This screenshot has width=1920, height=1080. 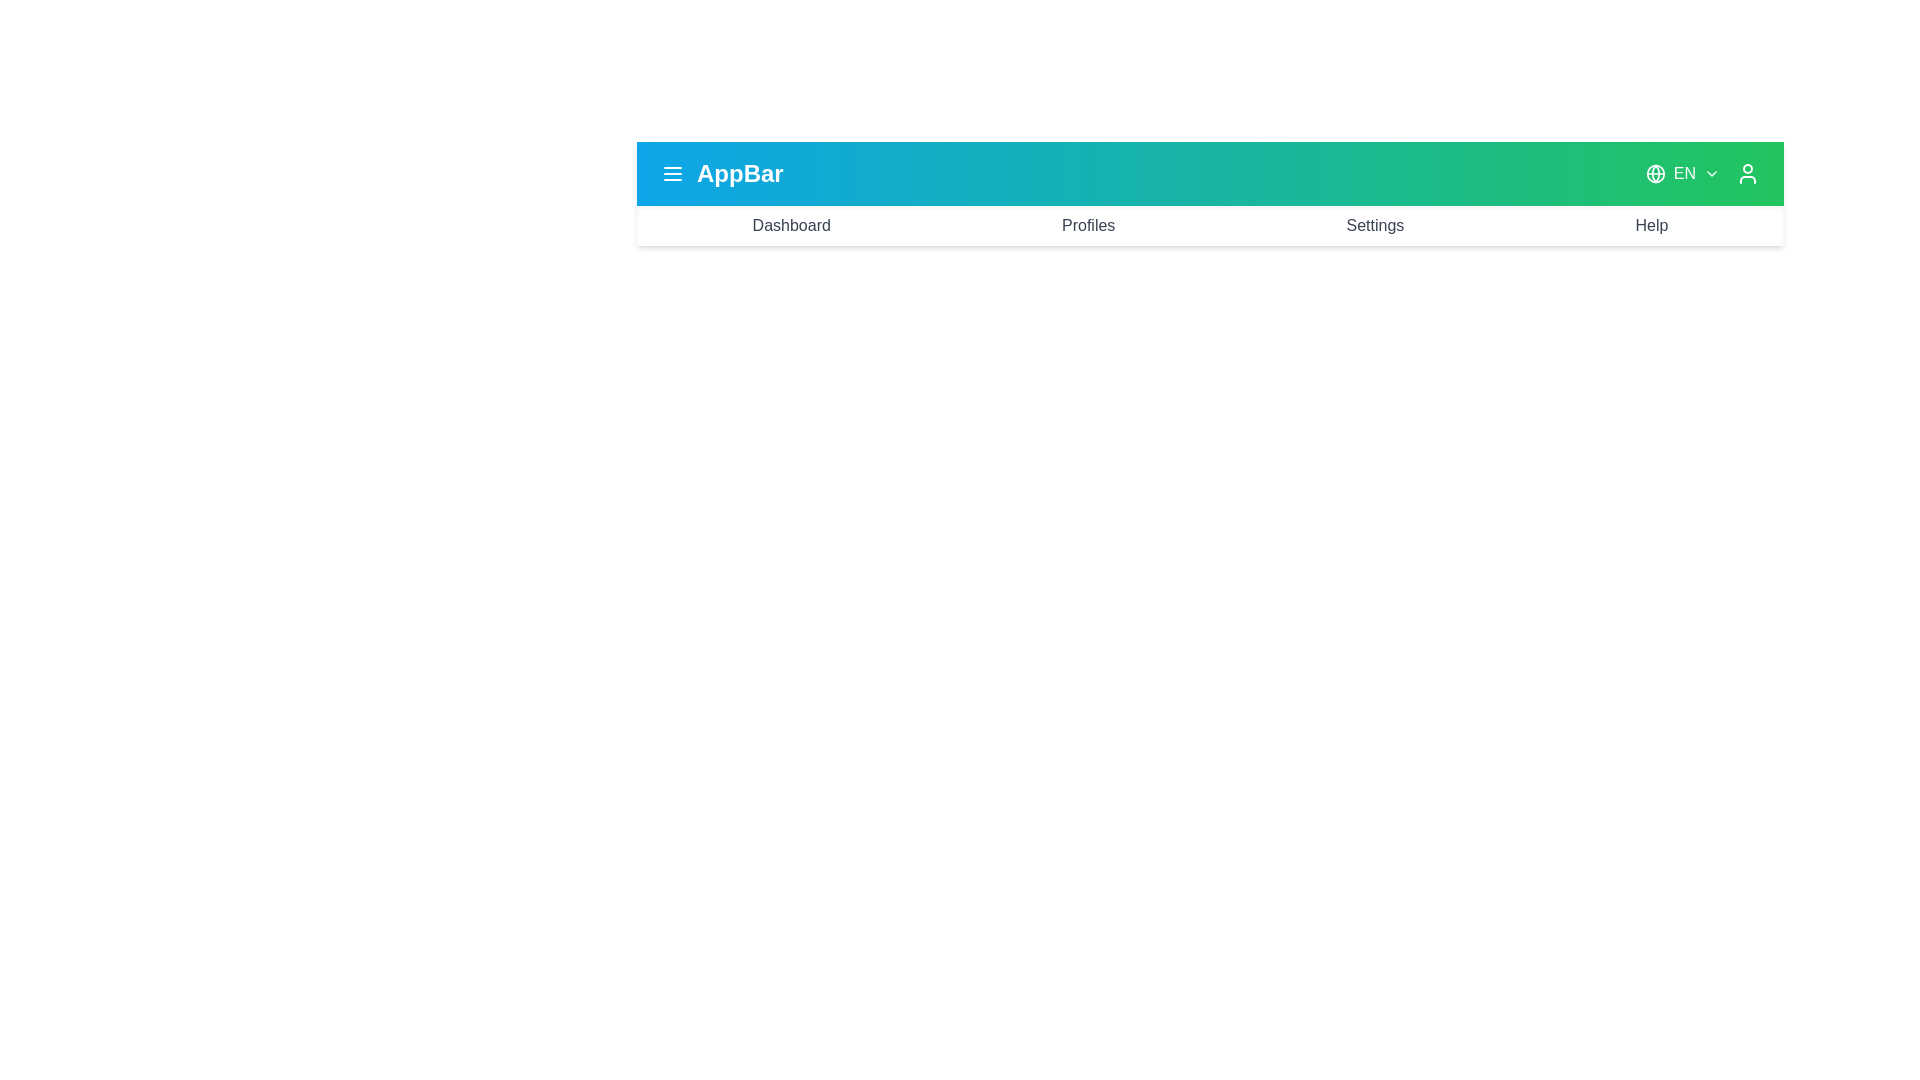 What do you see at coordinates (672, 172) in the screenshot?
I see `the menu icon to toggle the menu visibility` at bounding box center [672, 172].